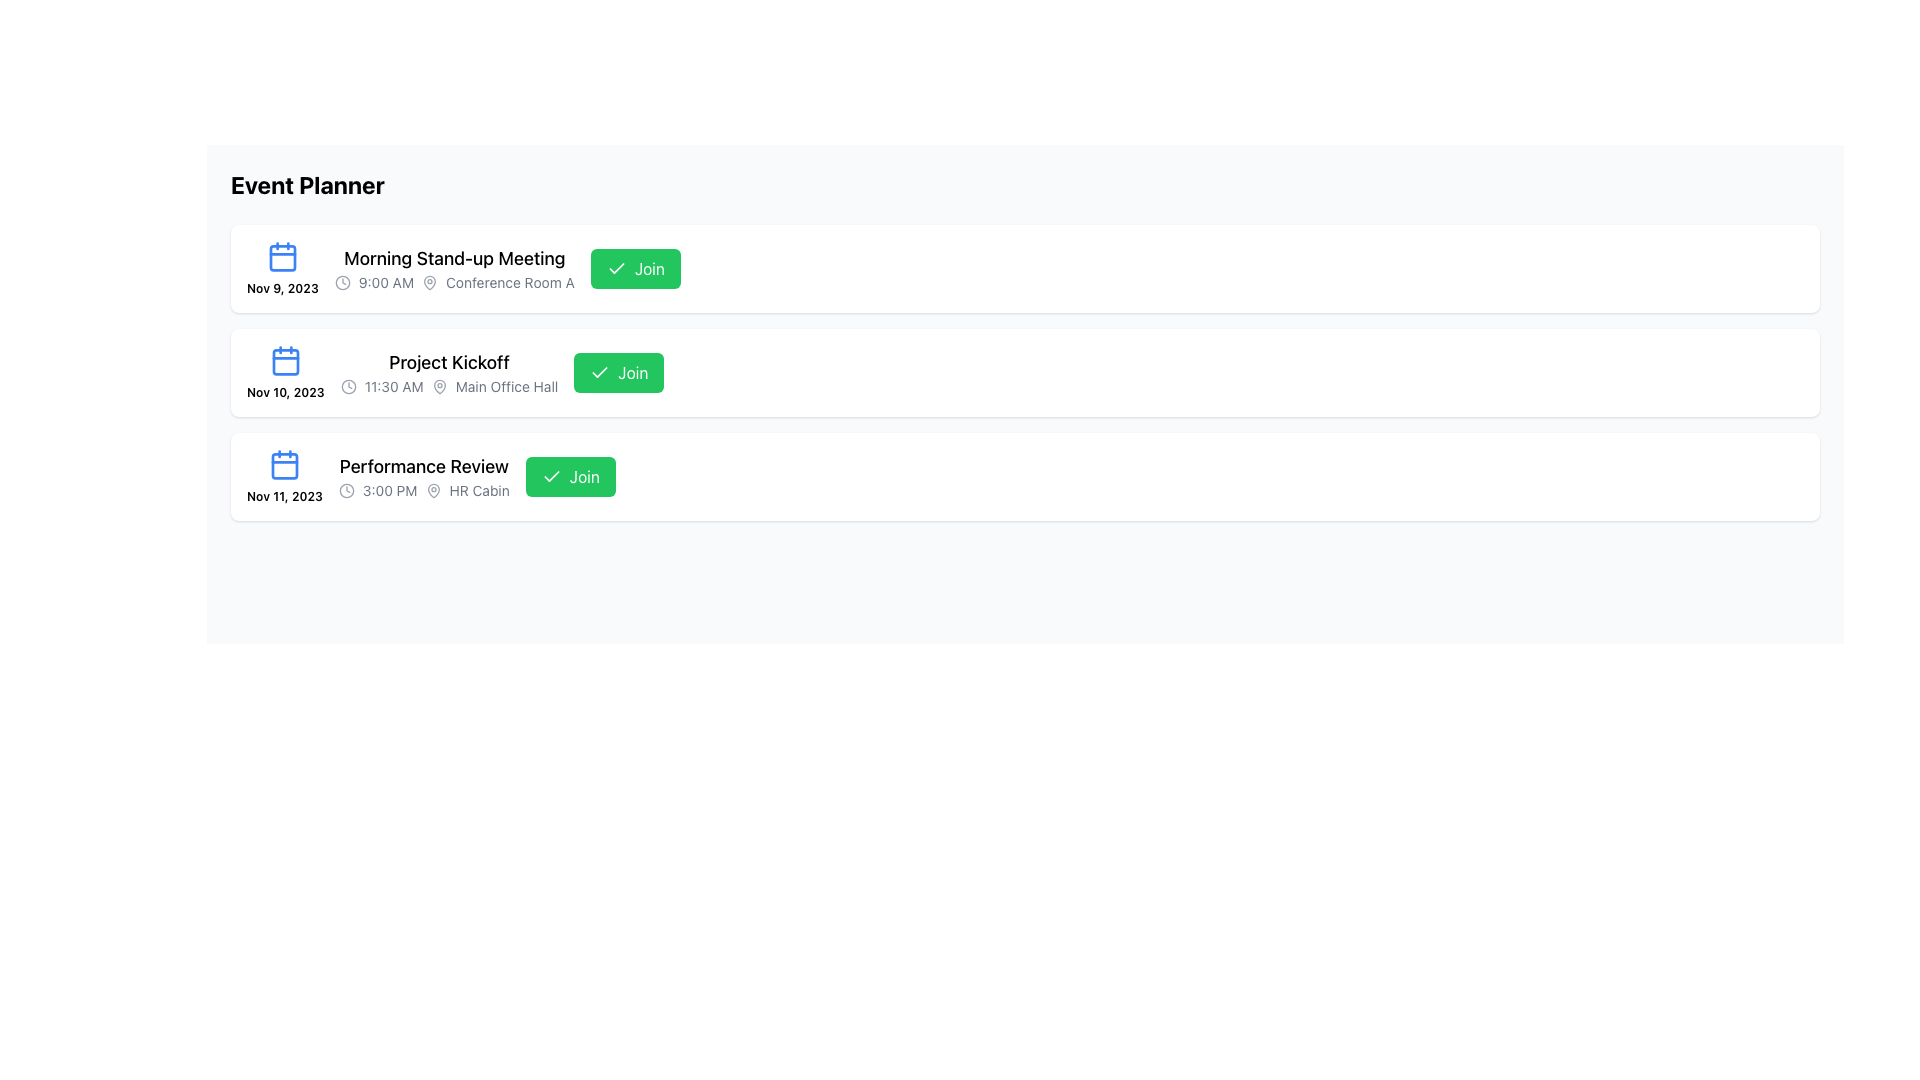 The height and width of the screenshot is (1080, 1920). What do you see at coordinates (618, 373) in the screenshot?
I see `the 'Join Event' button located in the 'Project Kickoff' section` at bounding box center [618, 373].